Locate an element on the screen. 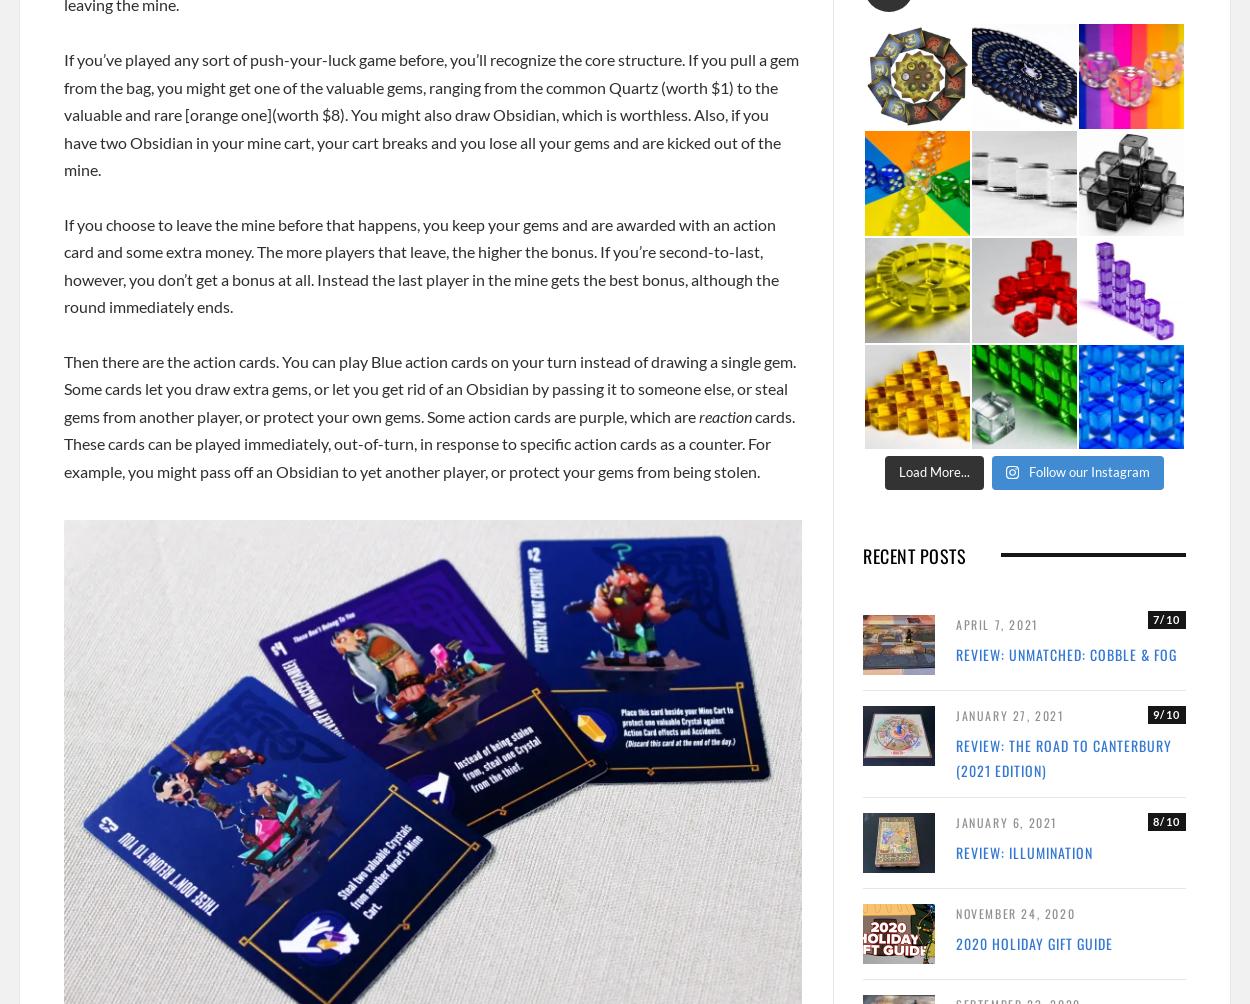  'reaction' is located at coordinates (724, 414).